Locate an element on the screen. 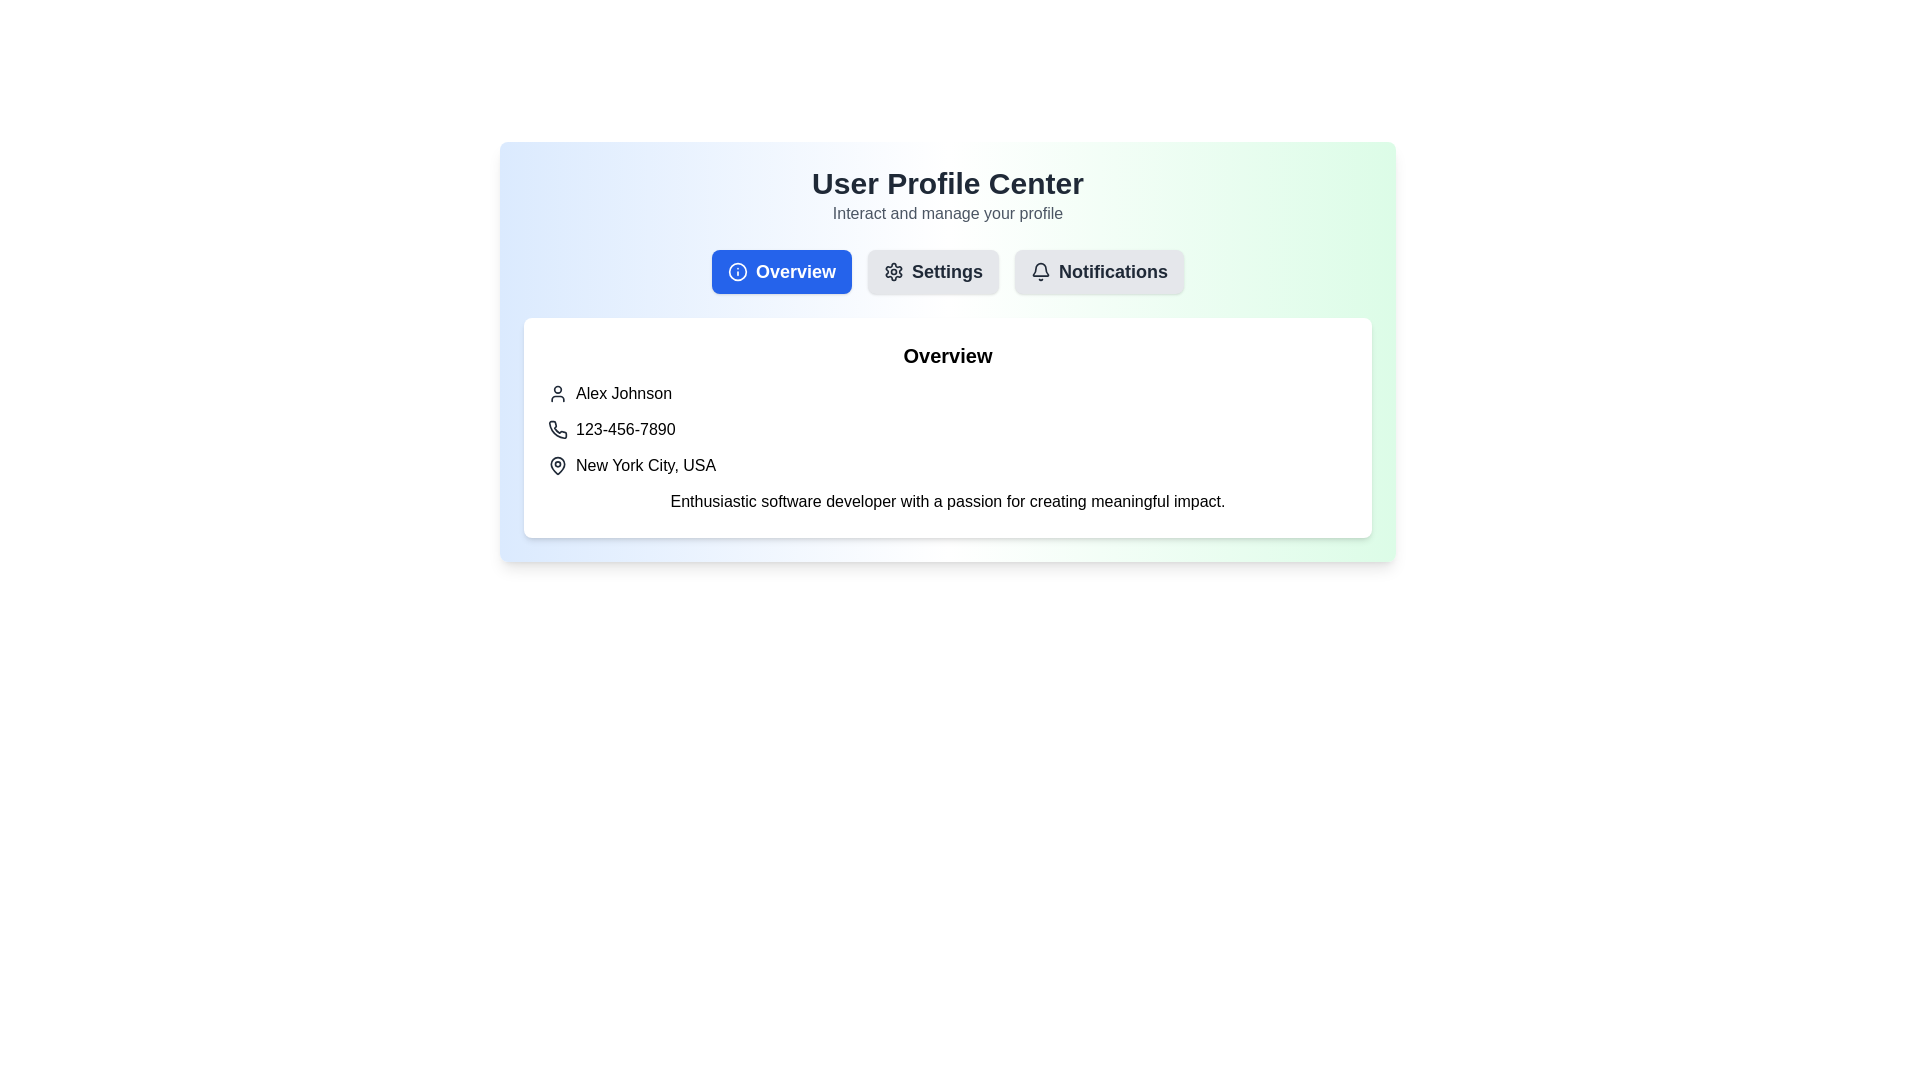 This screenshot has height=1080, width=1920. the 'Settings' icon located at the top center of the interface, beneath the 'Settings' label is located at coordinates (892, 272).